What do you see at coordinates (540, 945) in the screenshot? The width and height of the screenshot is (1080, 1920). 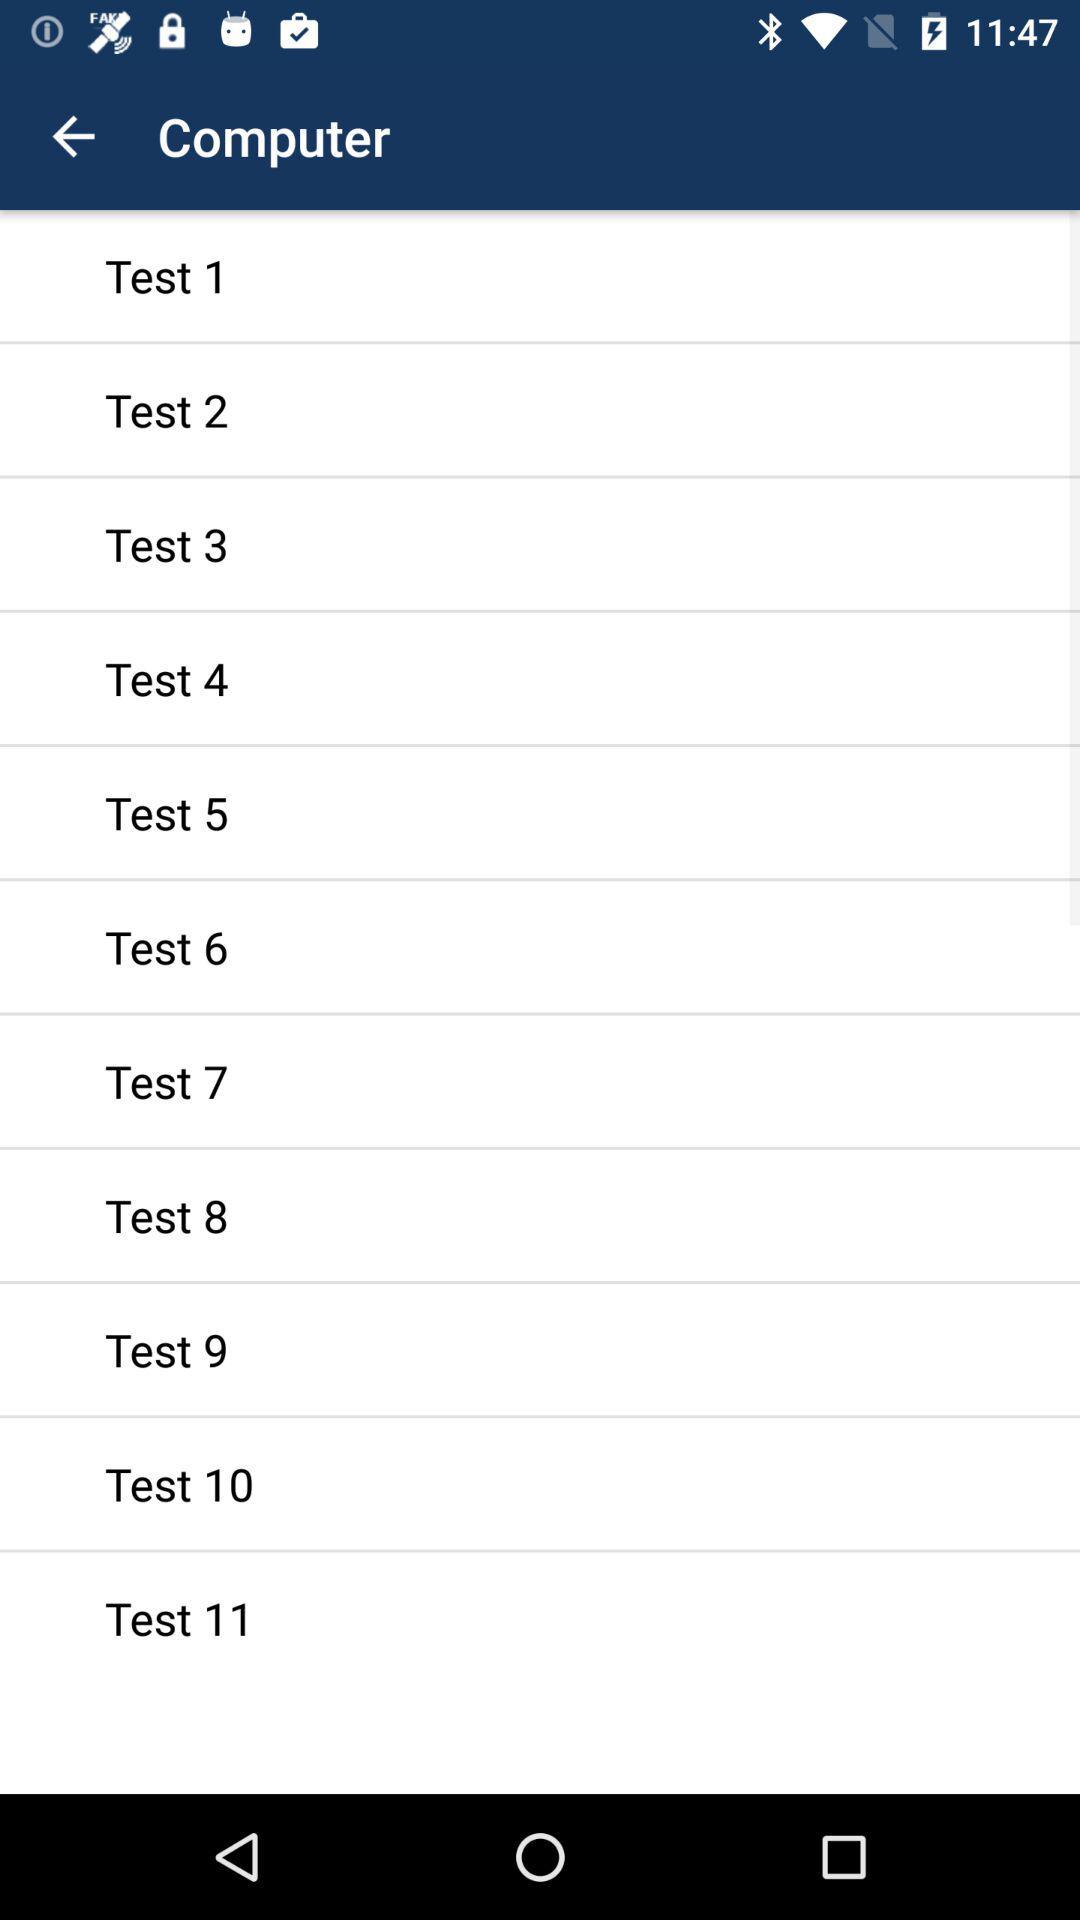 I see `the icon below the test 5 item` at bounding box center [540, 945].